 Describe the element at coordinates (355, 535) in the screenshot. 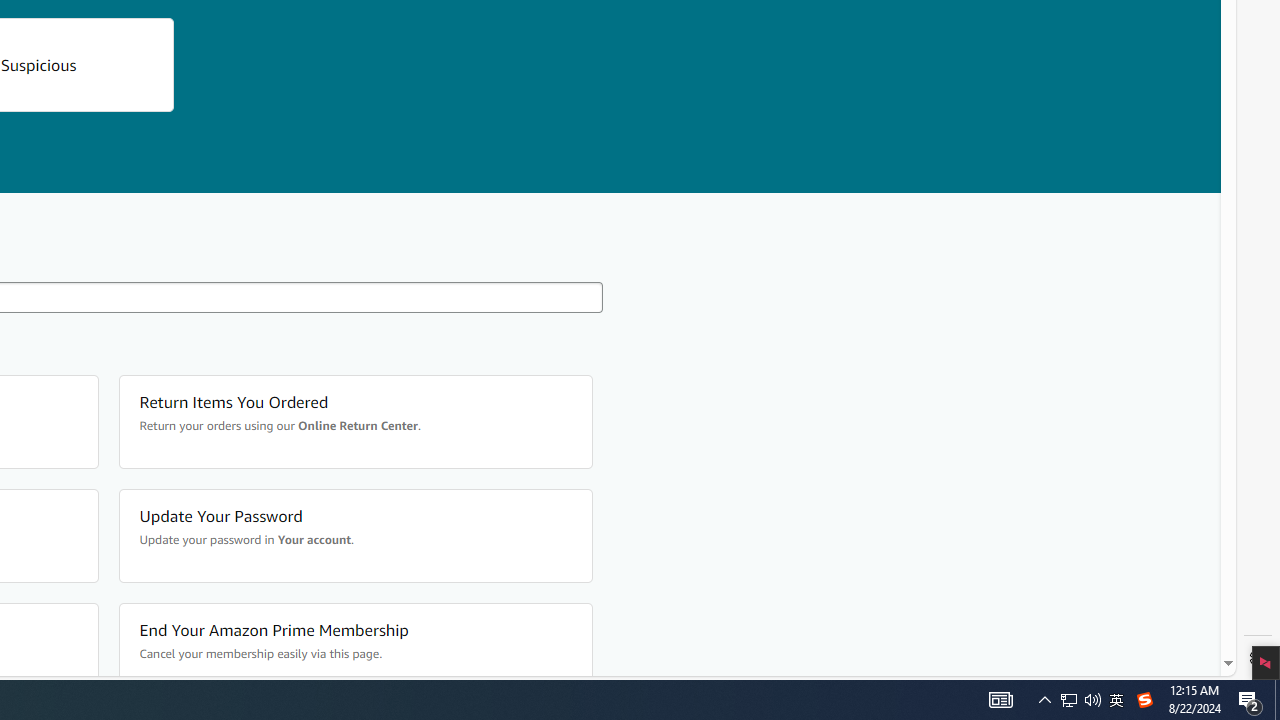

I see `'Update Your Password Update your password in Your account.'` at that location.